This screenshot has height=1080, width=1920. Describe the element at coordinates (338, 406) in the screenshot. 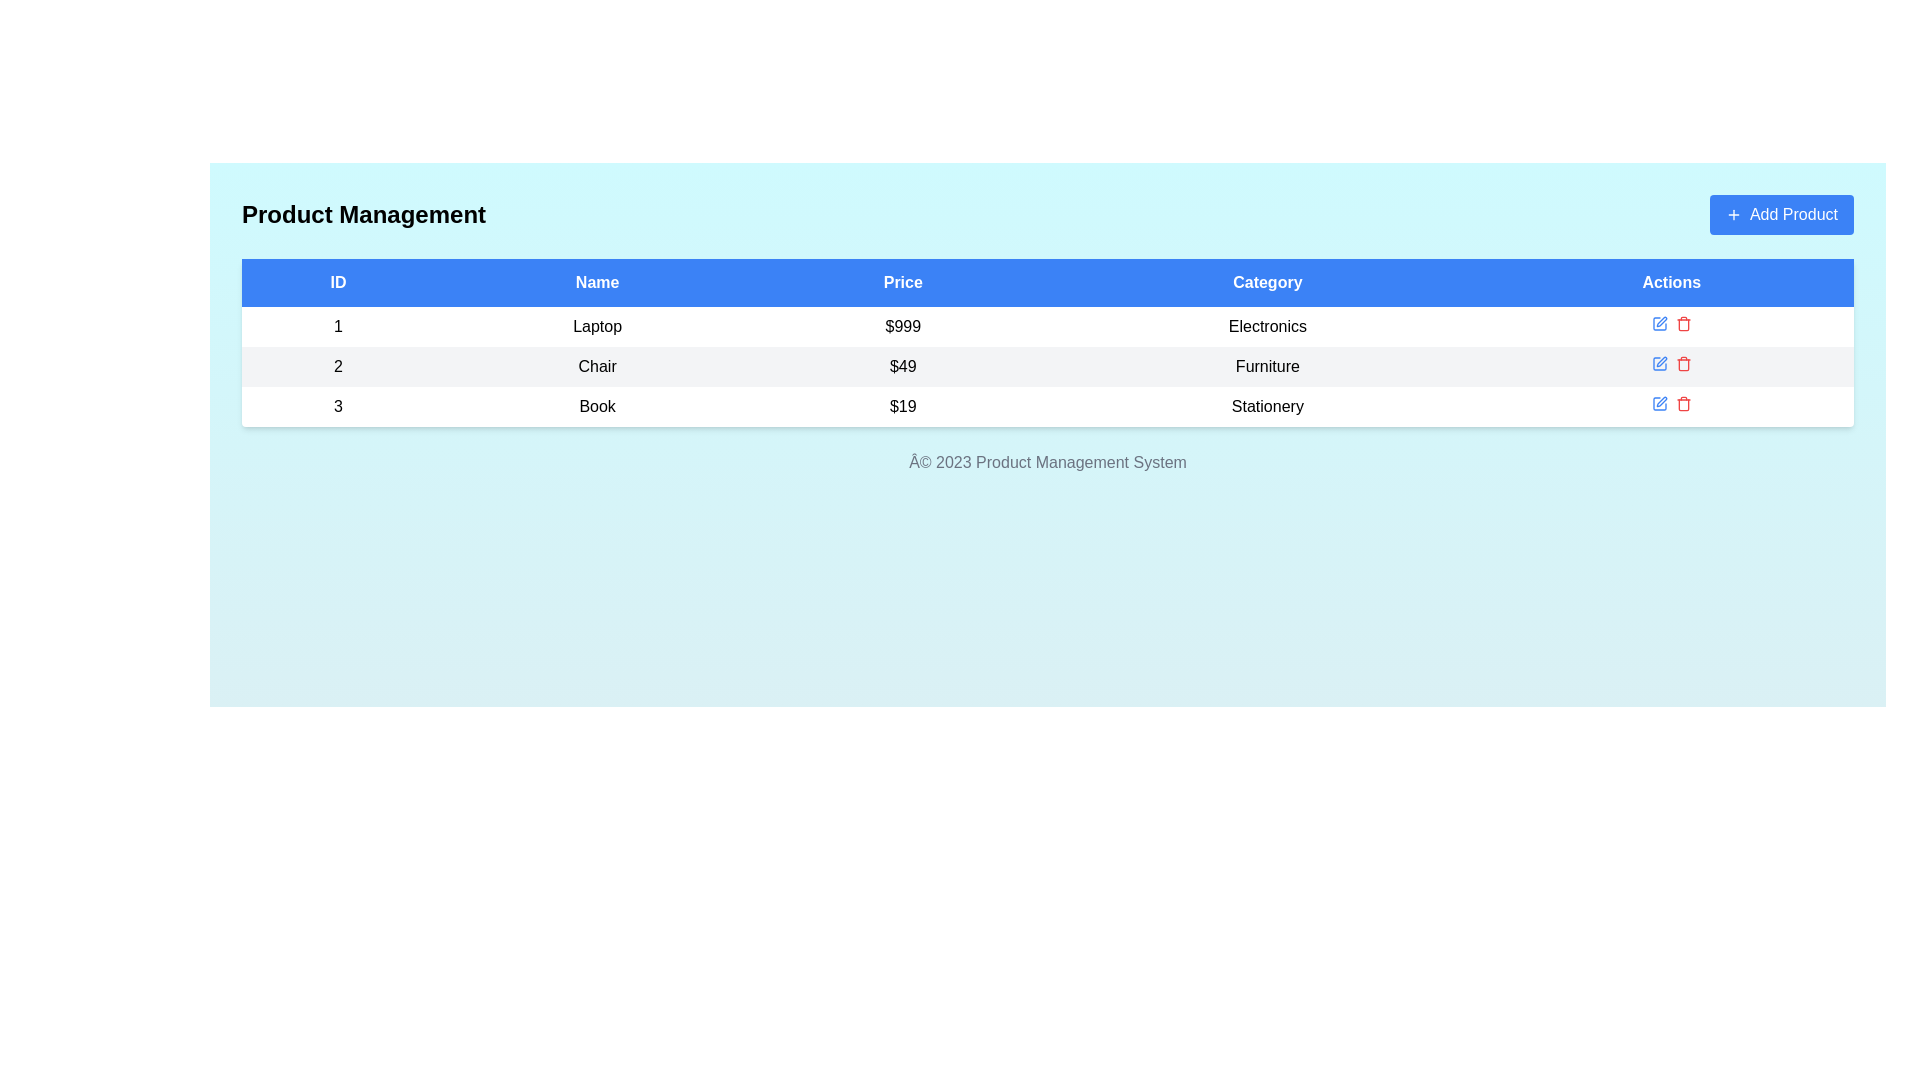

I see `the Text label in the third row of the table under the 'ID' column, which acts as an identifier for the row` at that location.